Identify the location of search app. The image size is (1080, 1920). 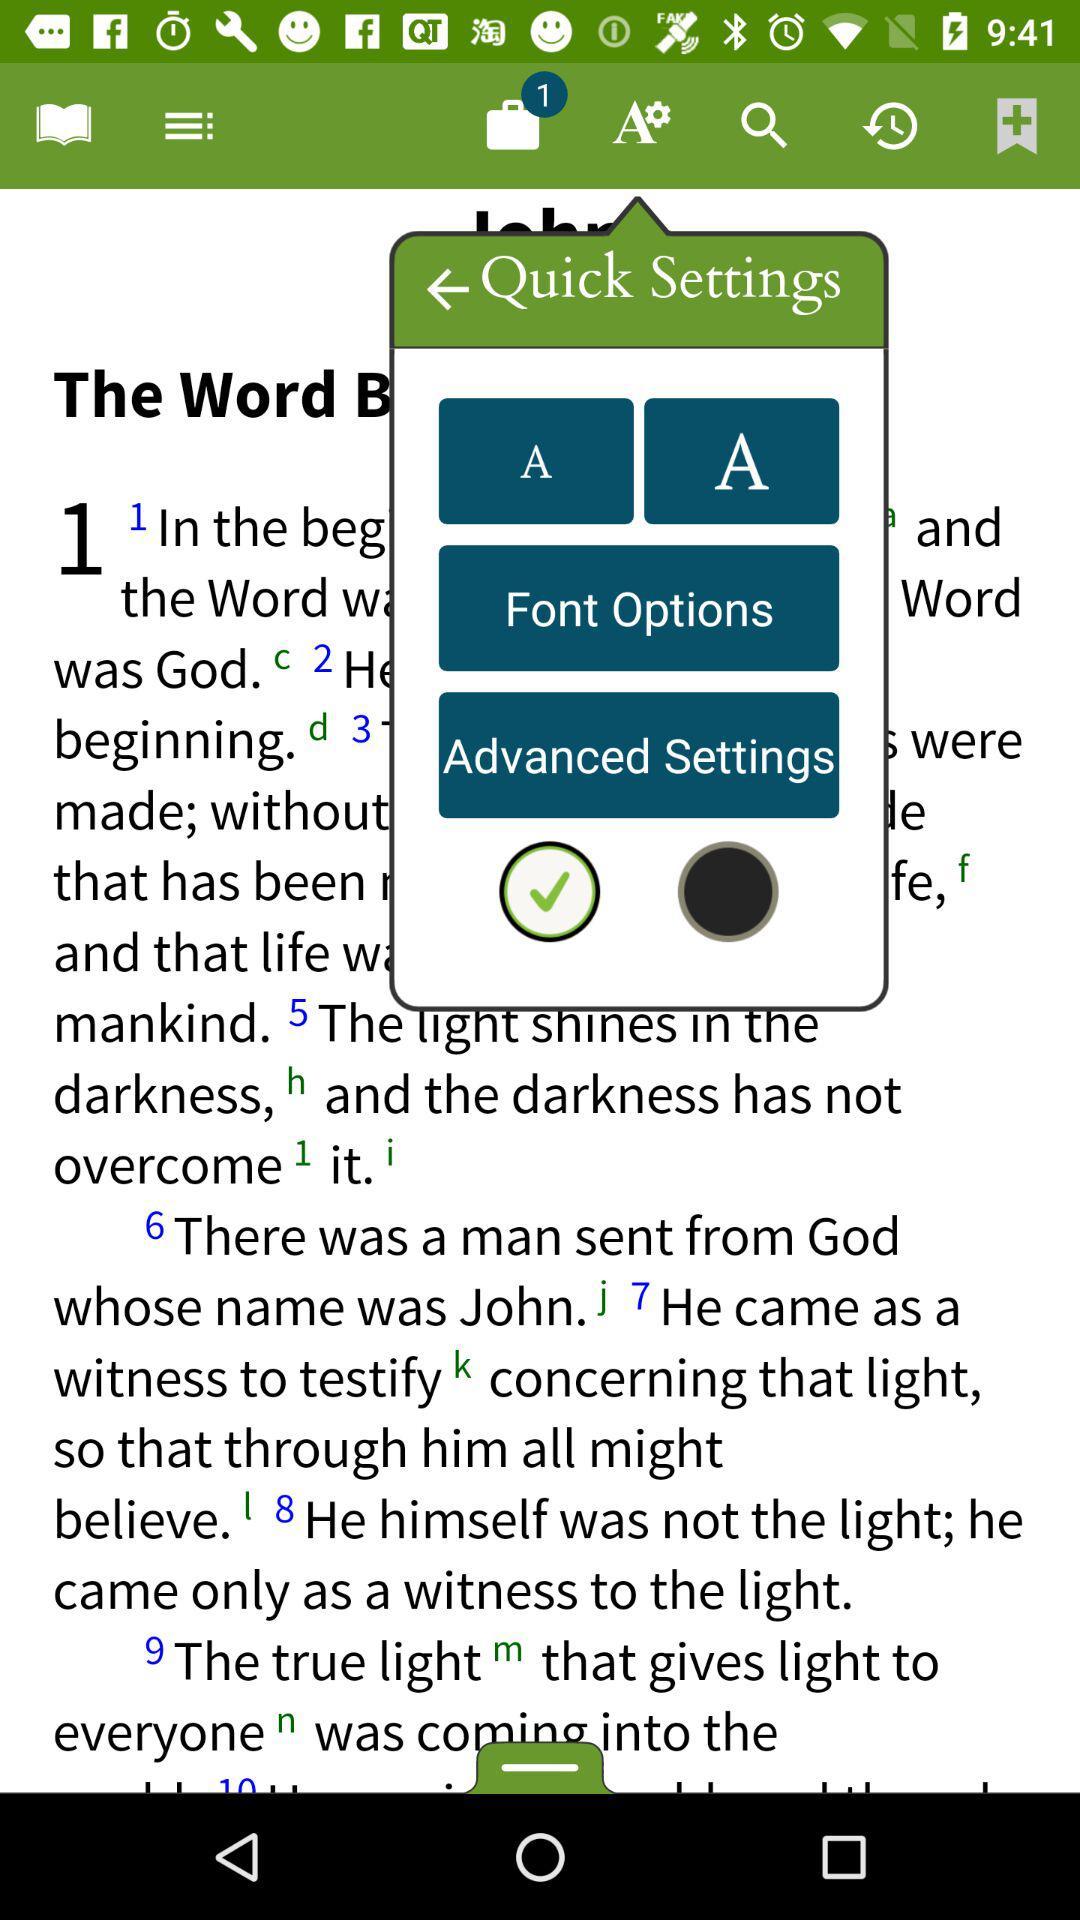
(764, 124).